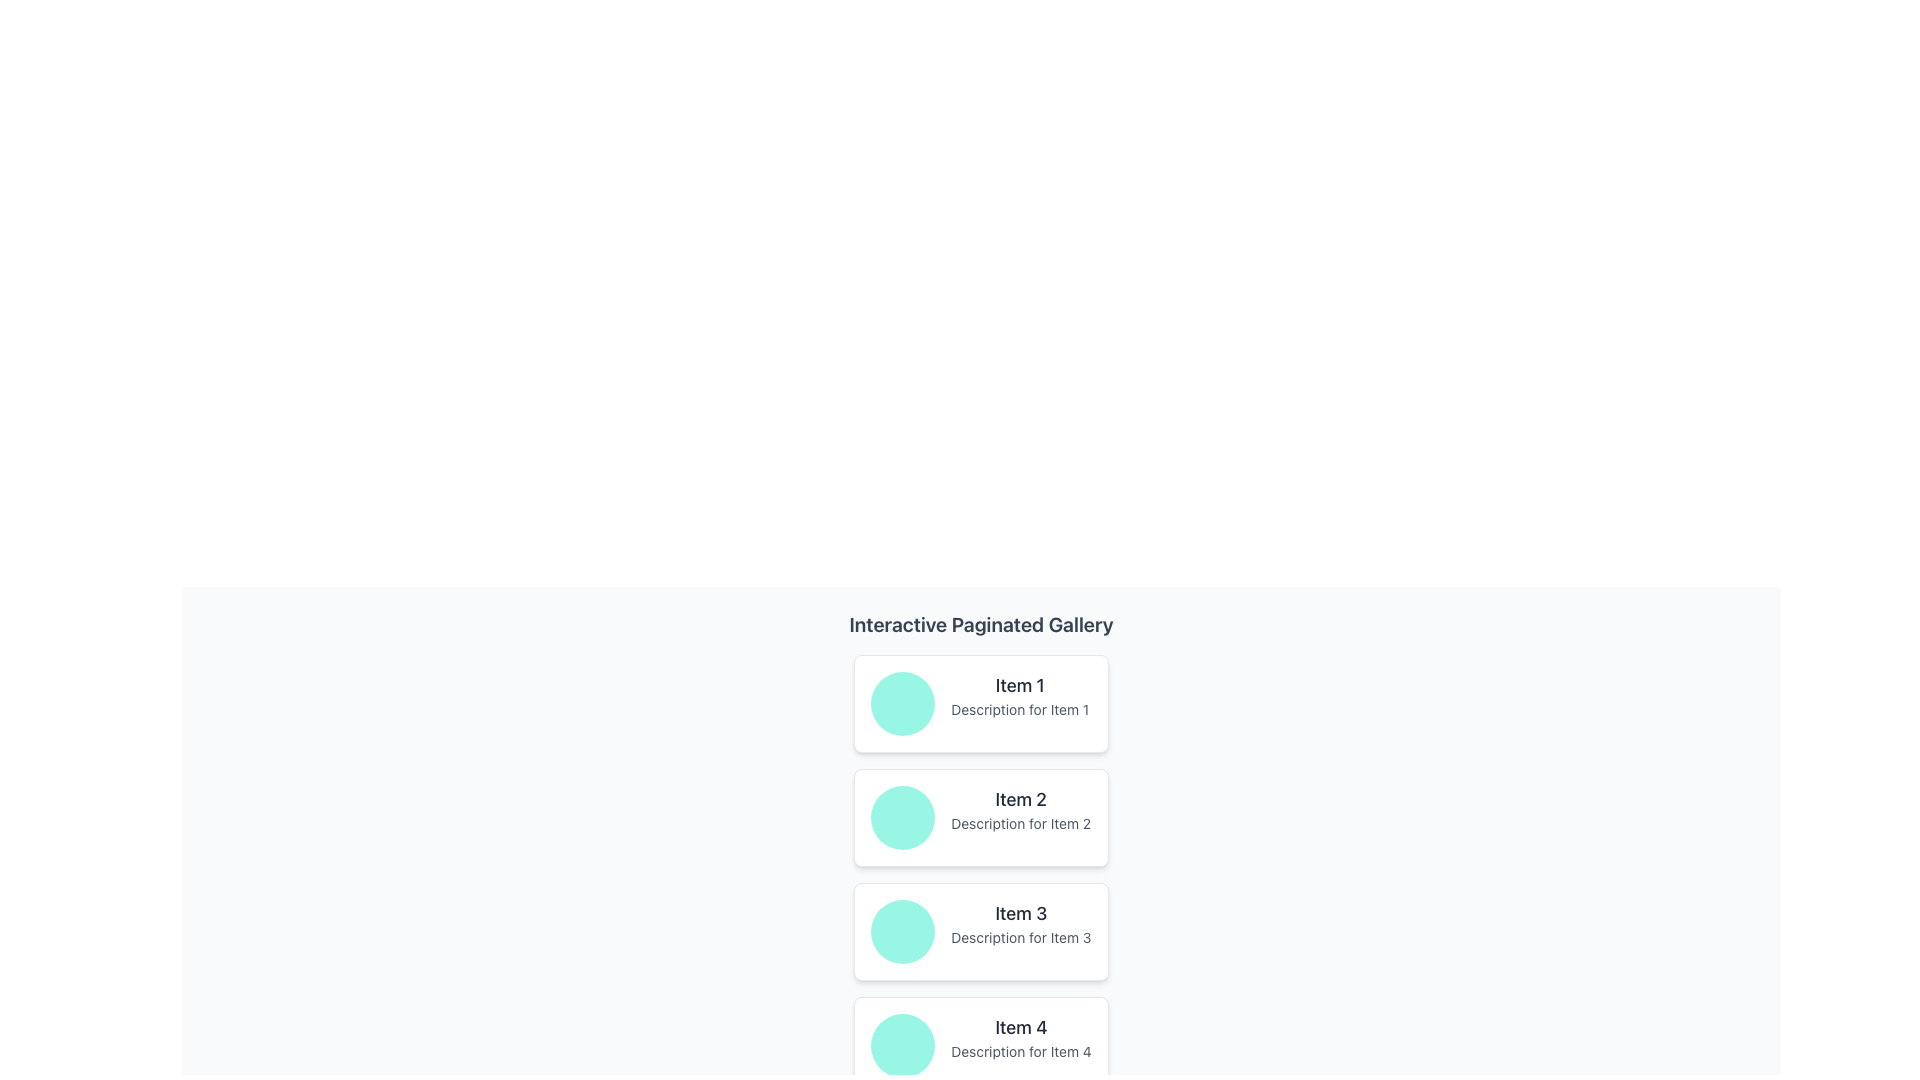 The image size is (1920, 1080). What do you see at coordinates (1020, 694) in the screenshot?
I see `descriptive text element that summarizes the purpose or content of the uppermost card in the vertically stacked list, which is aligned centrally within the right section of the card` at bounding box center [1020, 694].